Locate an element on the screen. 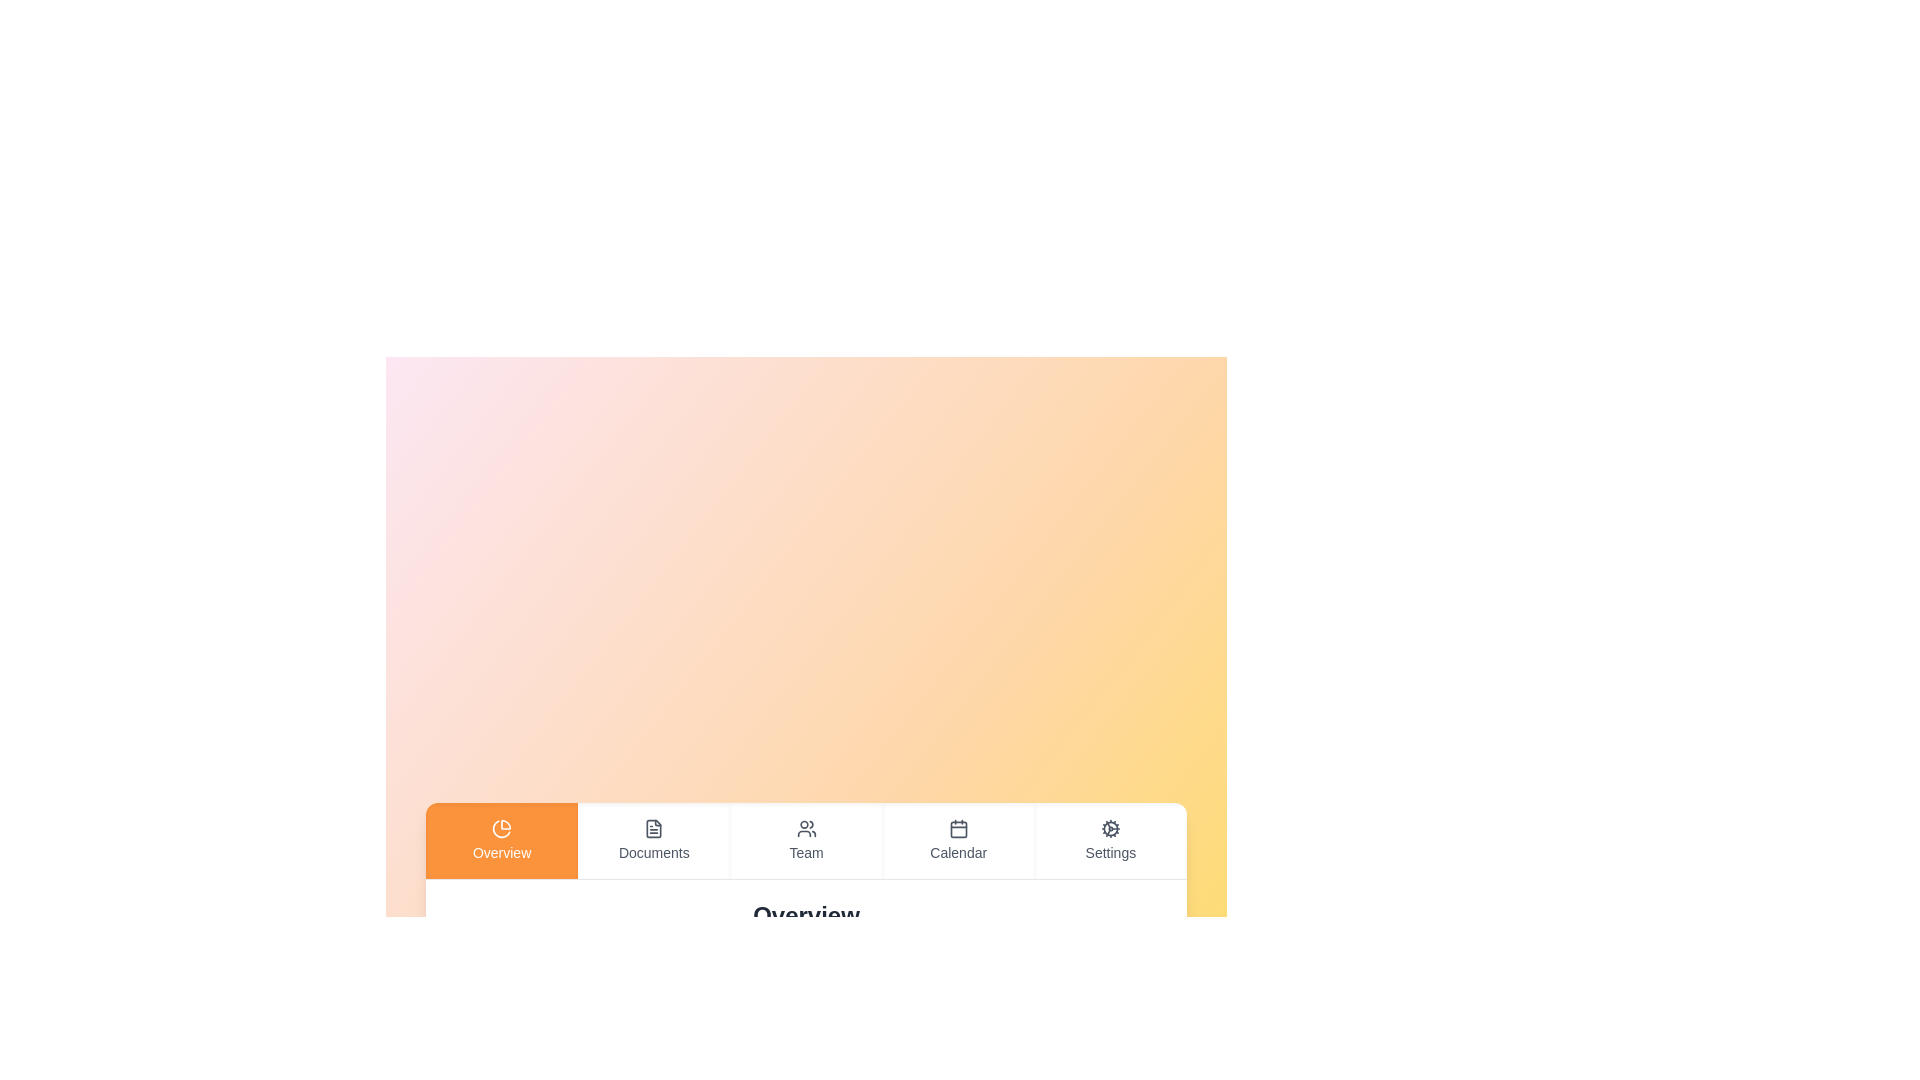 The height and width of the screenshot is (1080, 1920). the 'Overview' SVG graphic icon located in the bottom navigation bar, which is centered within the orange section labeled 'Overview' is located at coordinates (502, 828).